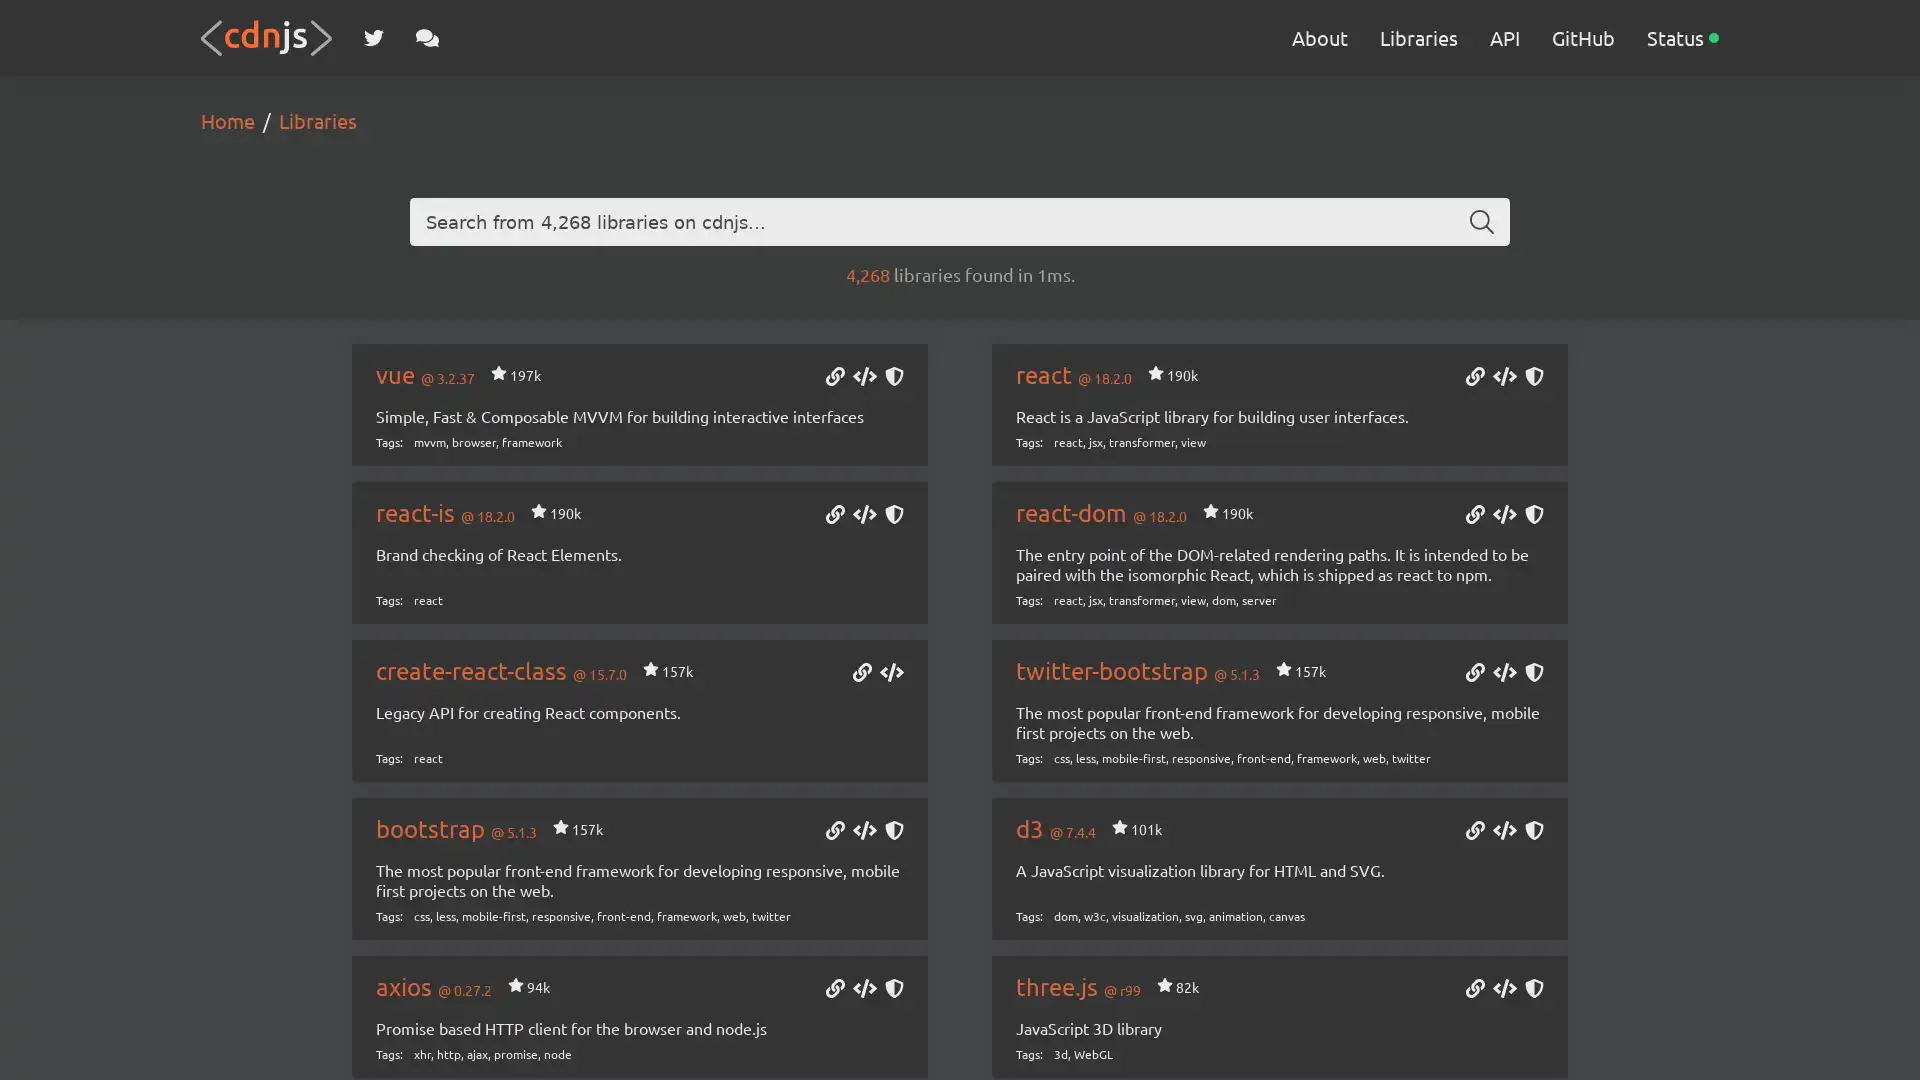 Image resolution: width=1920 pixels, height=1080 pixels. What do you see at coordinates (1474, 990) in the screenshot?
I see `Copy URL` at bounding box center [1474, 990].